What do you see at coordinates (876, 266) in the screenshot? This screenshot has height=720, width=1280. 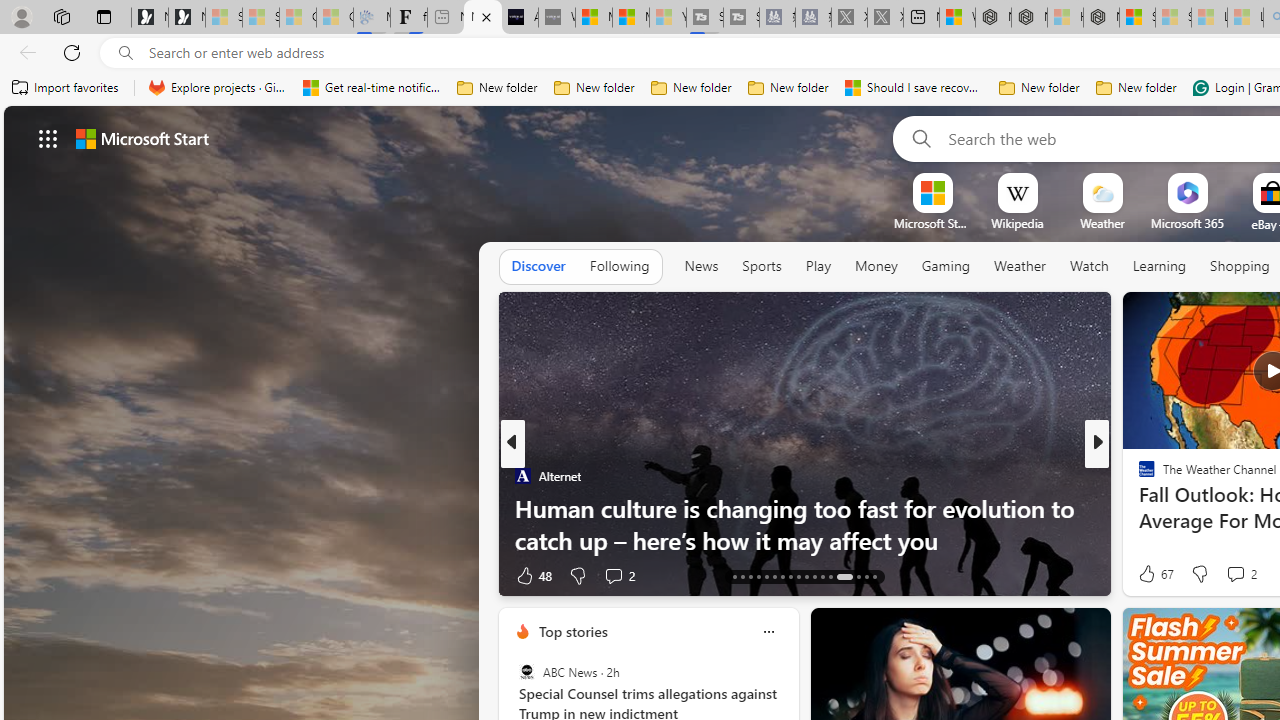 I see `'Money'` at bounding box center [876, 266].